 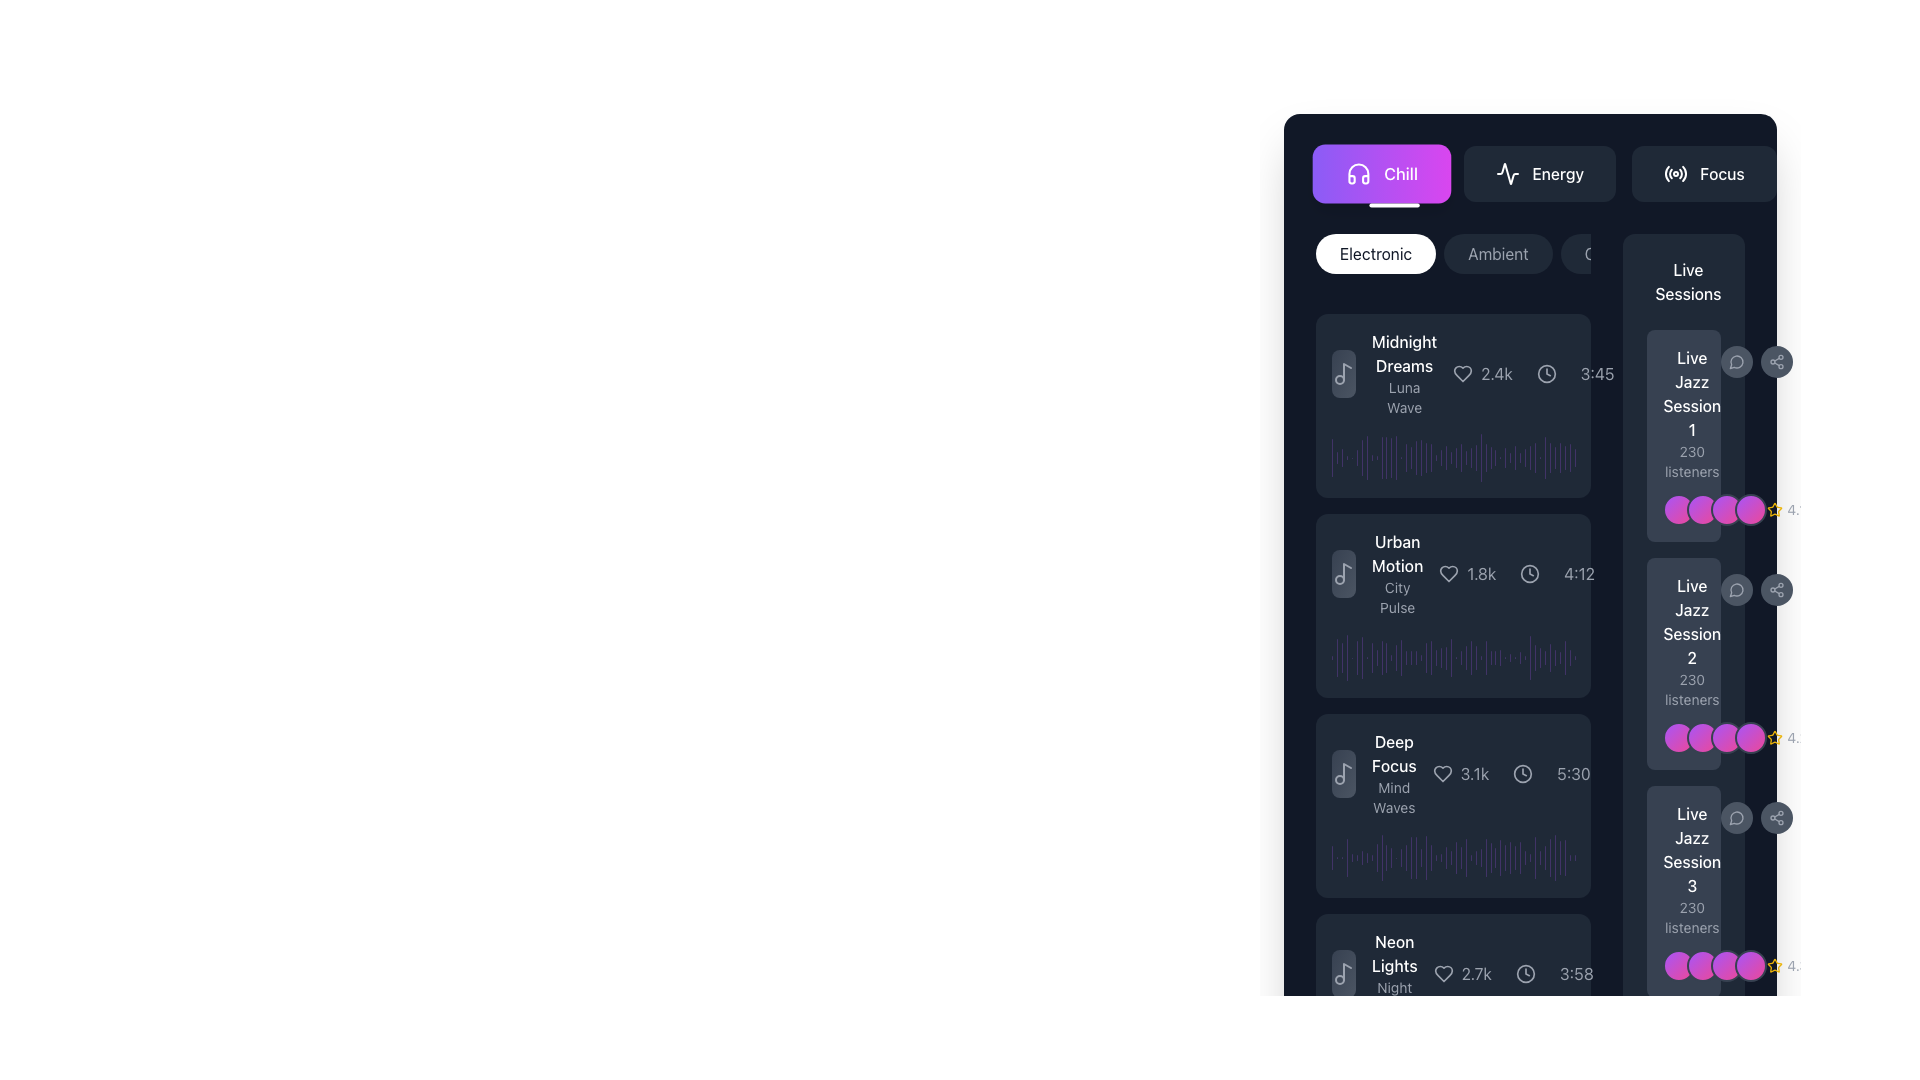 What do you see at coordinates (1691, 462) in the screenshot?
I see `the text label displaying '230 listeners' located beneath the title 'Live Jazz Session 1' in the 'Live Sessions' section` at bounding box center [1691, 462].